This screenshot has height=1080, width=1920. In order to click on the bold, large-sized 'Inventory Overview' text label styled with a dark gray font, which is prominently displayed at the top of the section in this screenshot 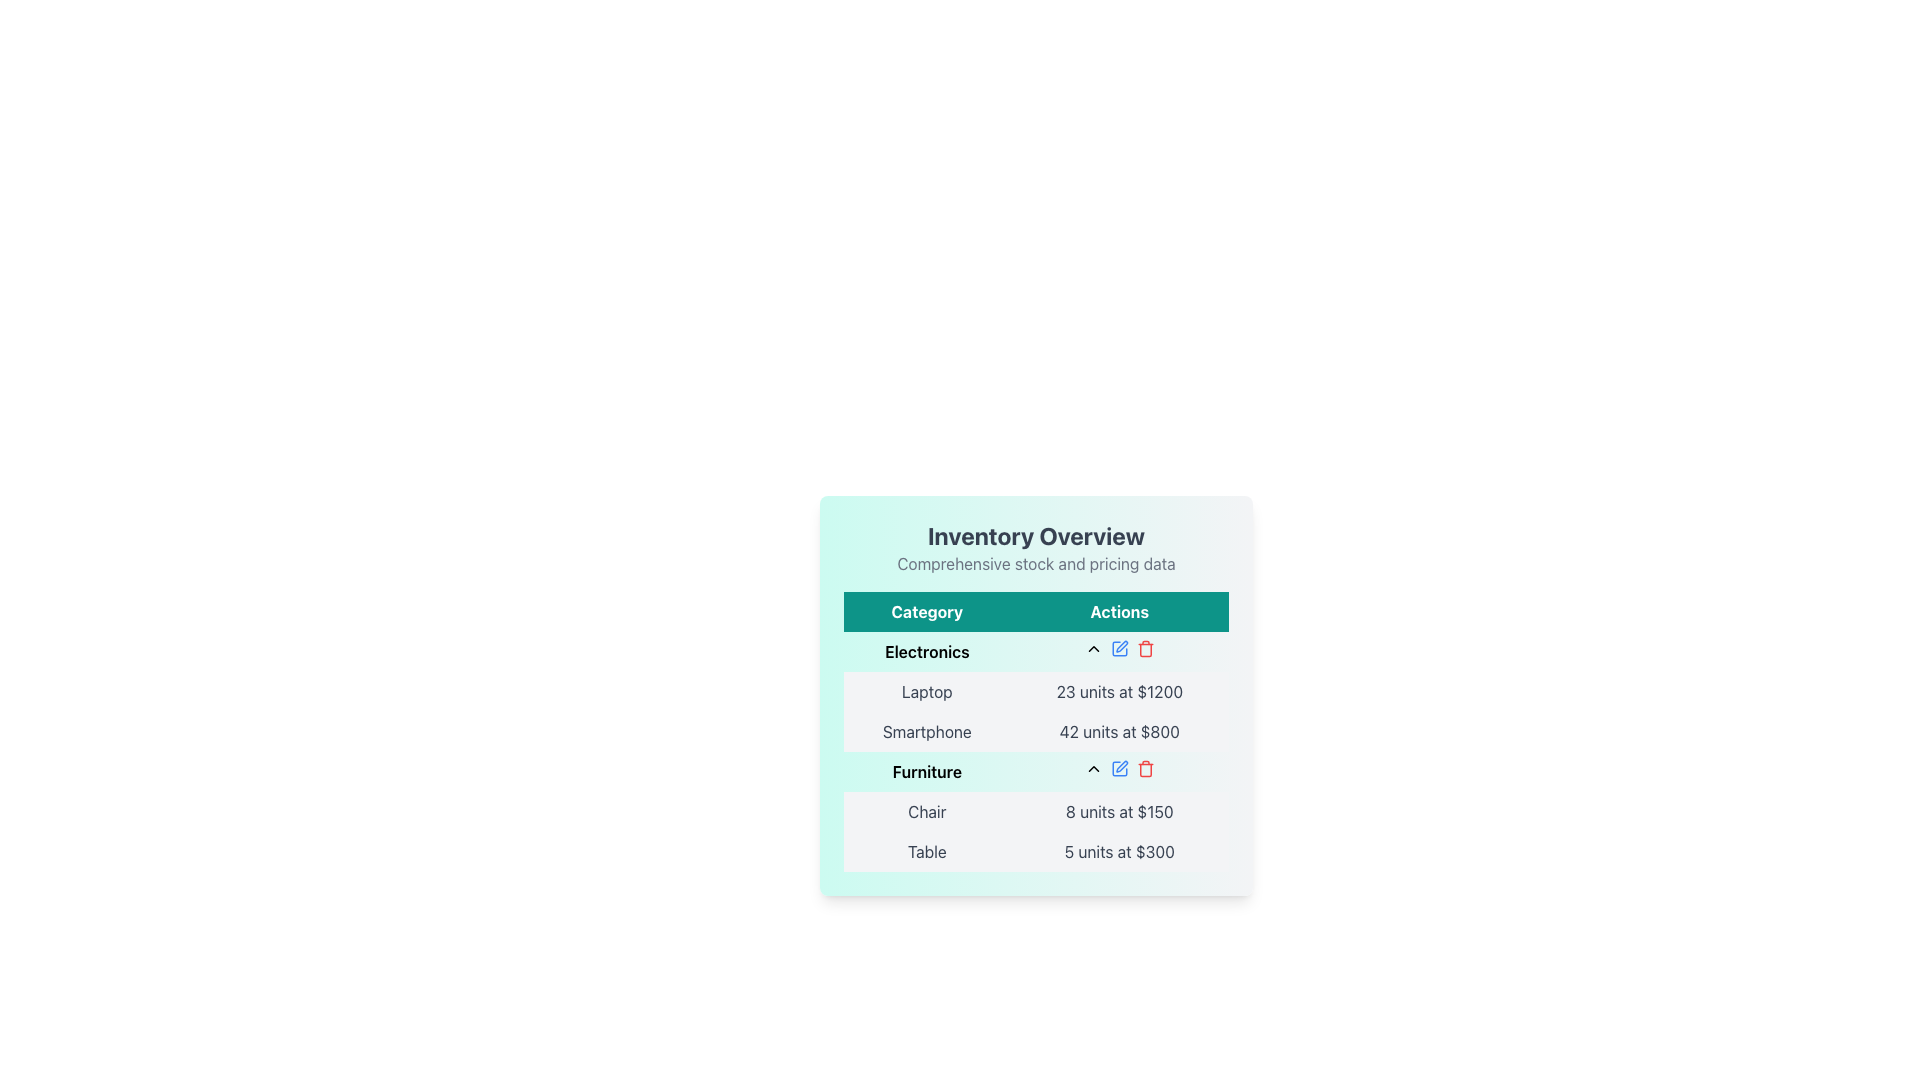, I will do `click(1036, 535)`.